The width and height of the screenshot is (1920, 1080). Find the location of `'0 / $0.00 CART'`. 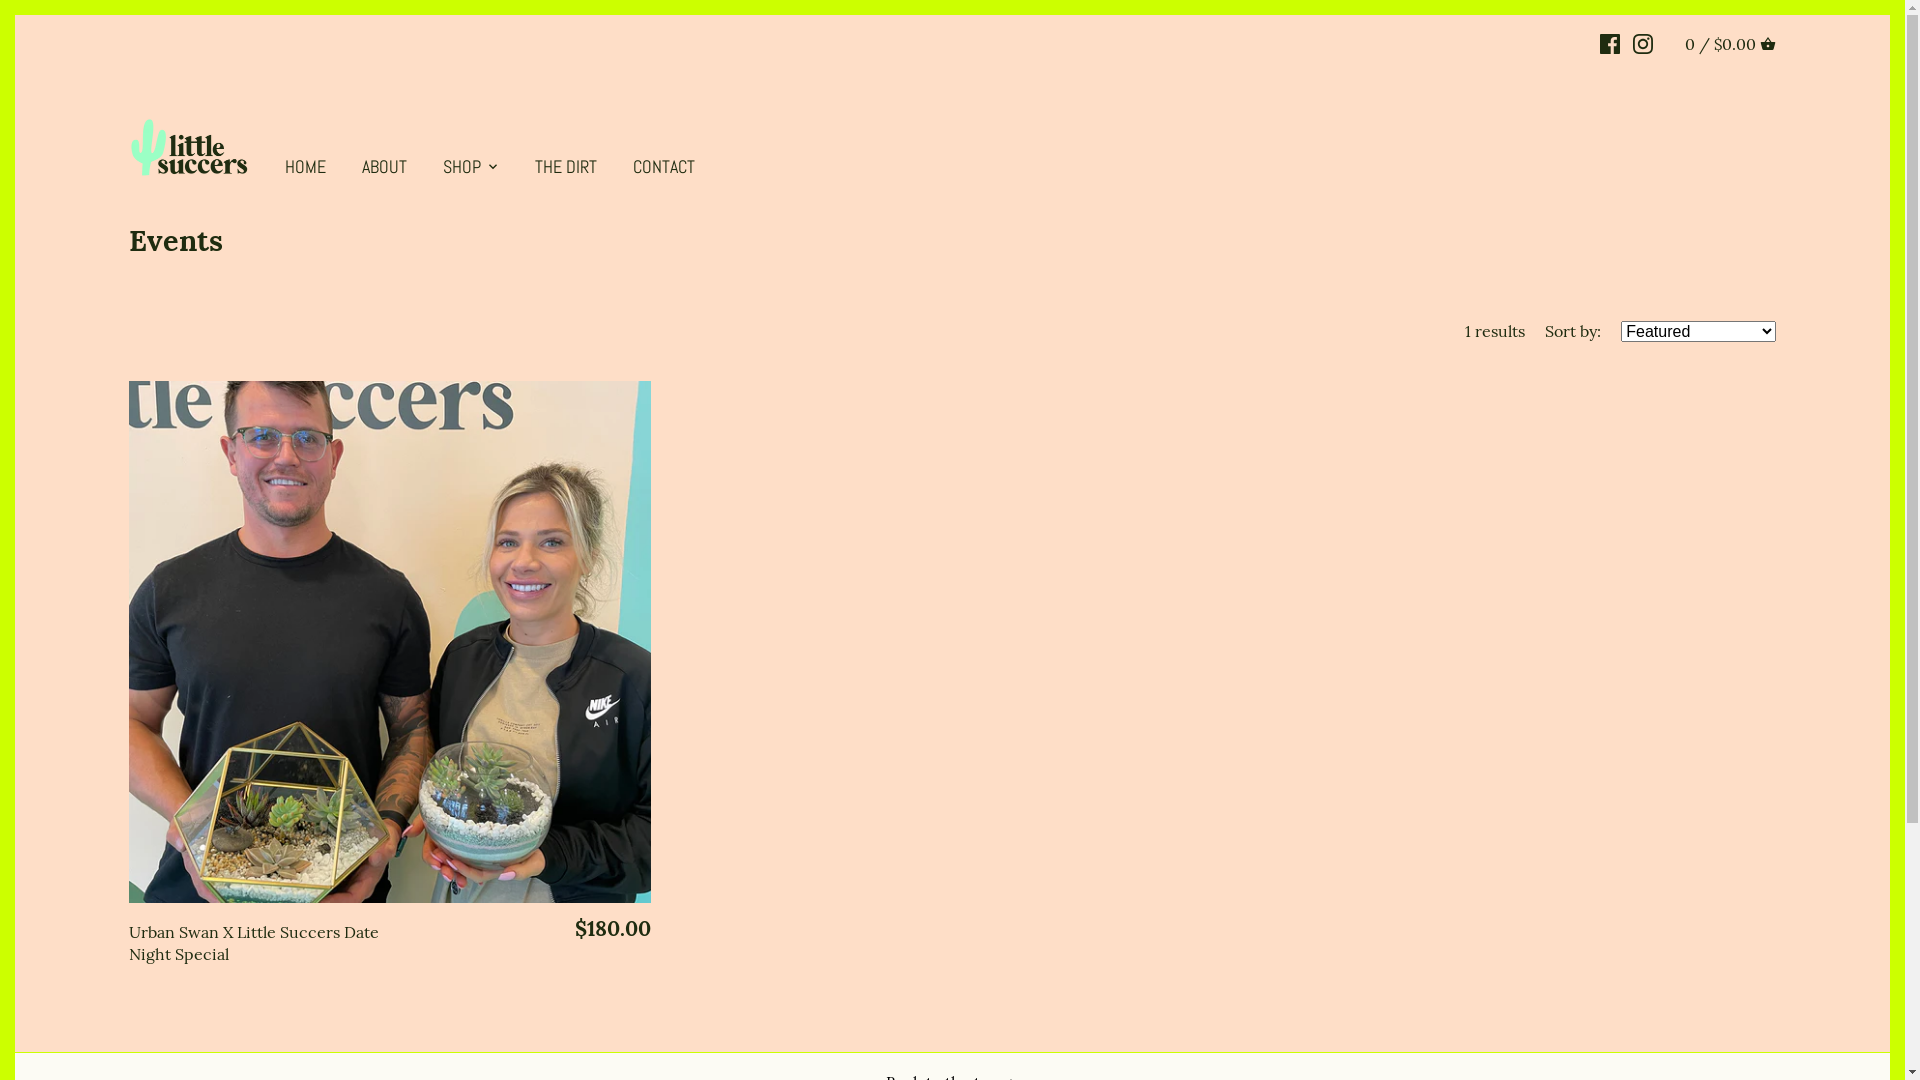

'0 / $0.00 CART' is located at coordinates (1729, 42).